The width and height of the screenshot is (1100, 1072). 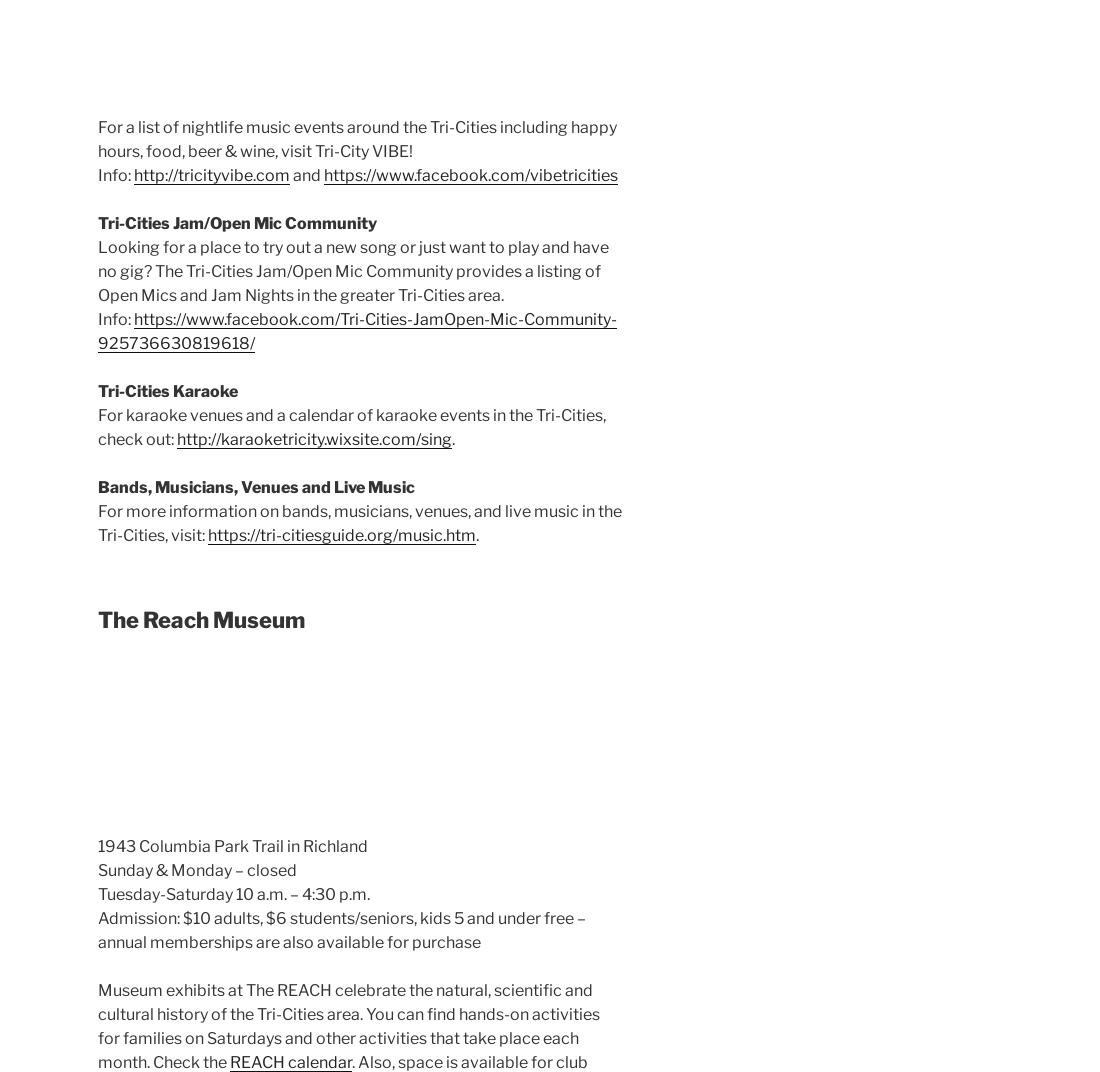 I want to click on 'Sunday & Monday – closed', so click(x=196, y=869).